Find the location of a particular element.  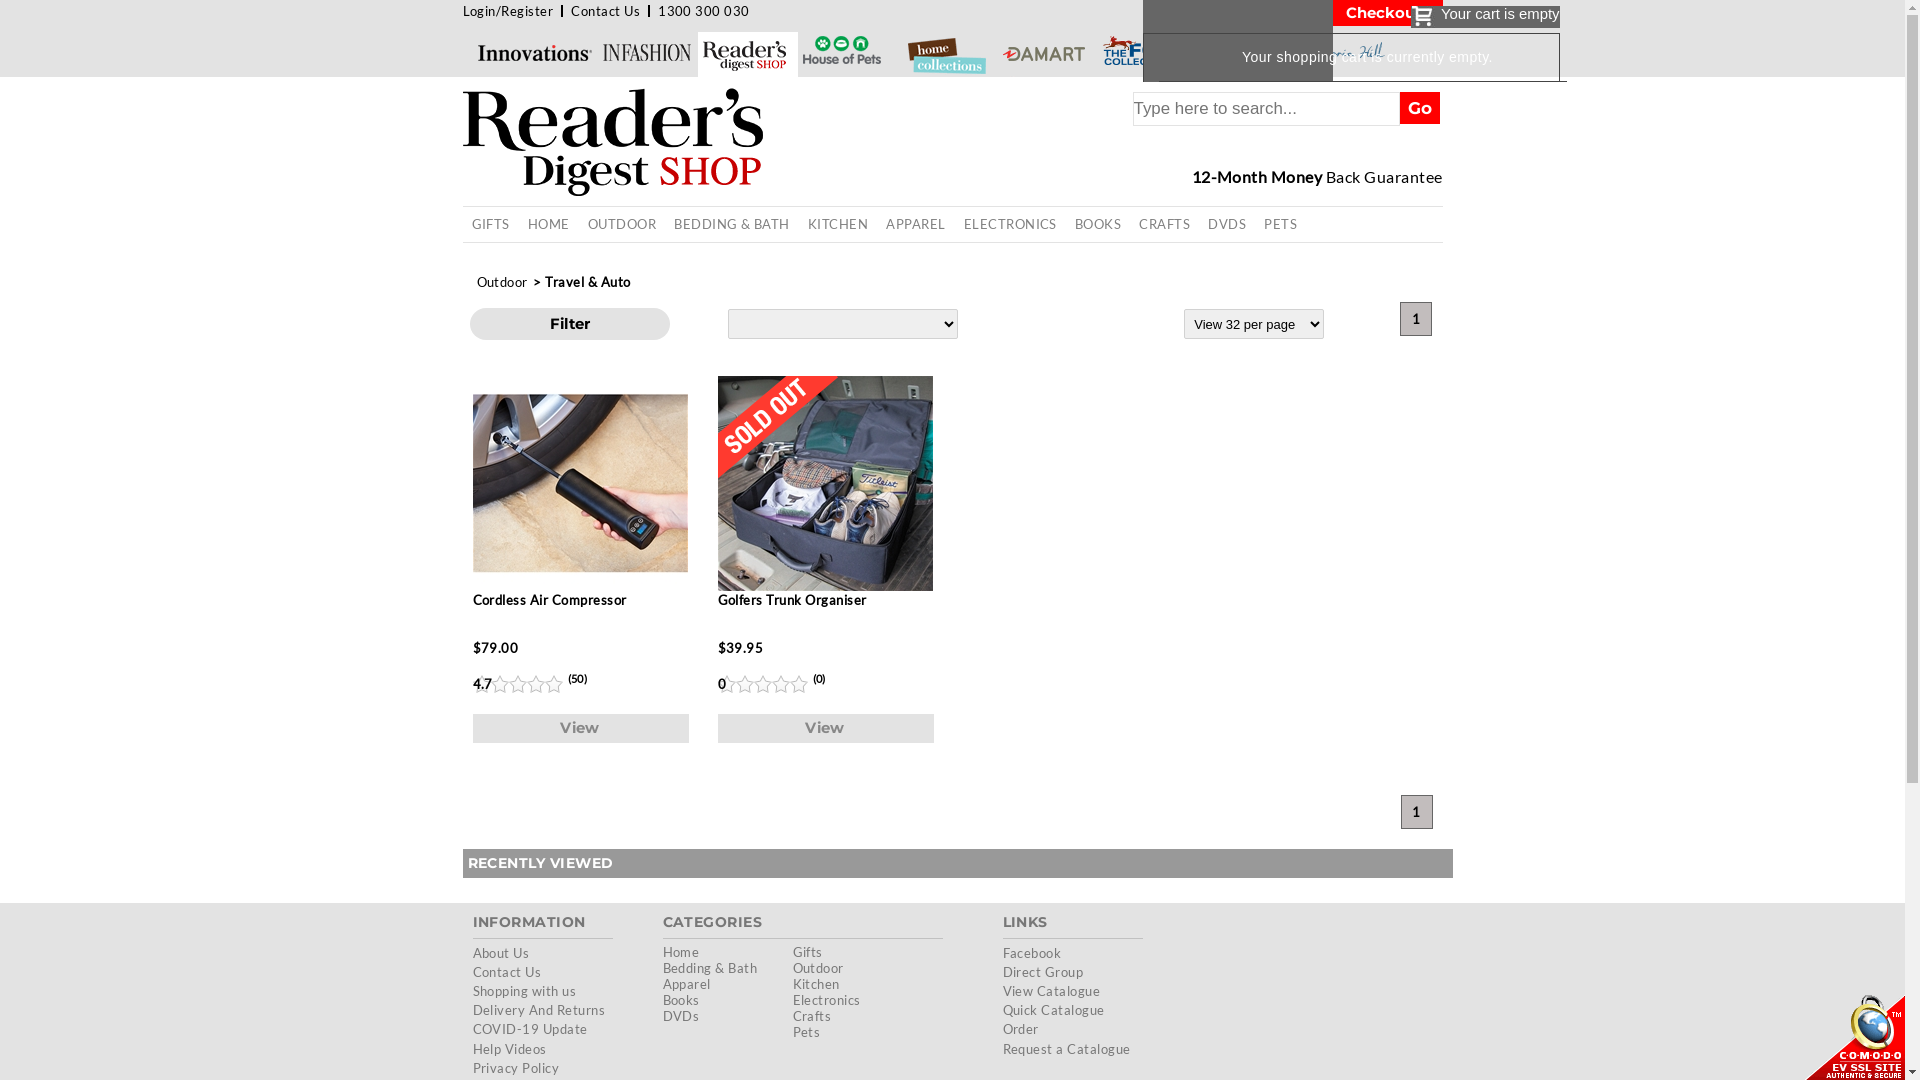

'HOME' is located at coordinates (548, 224).